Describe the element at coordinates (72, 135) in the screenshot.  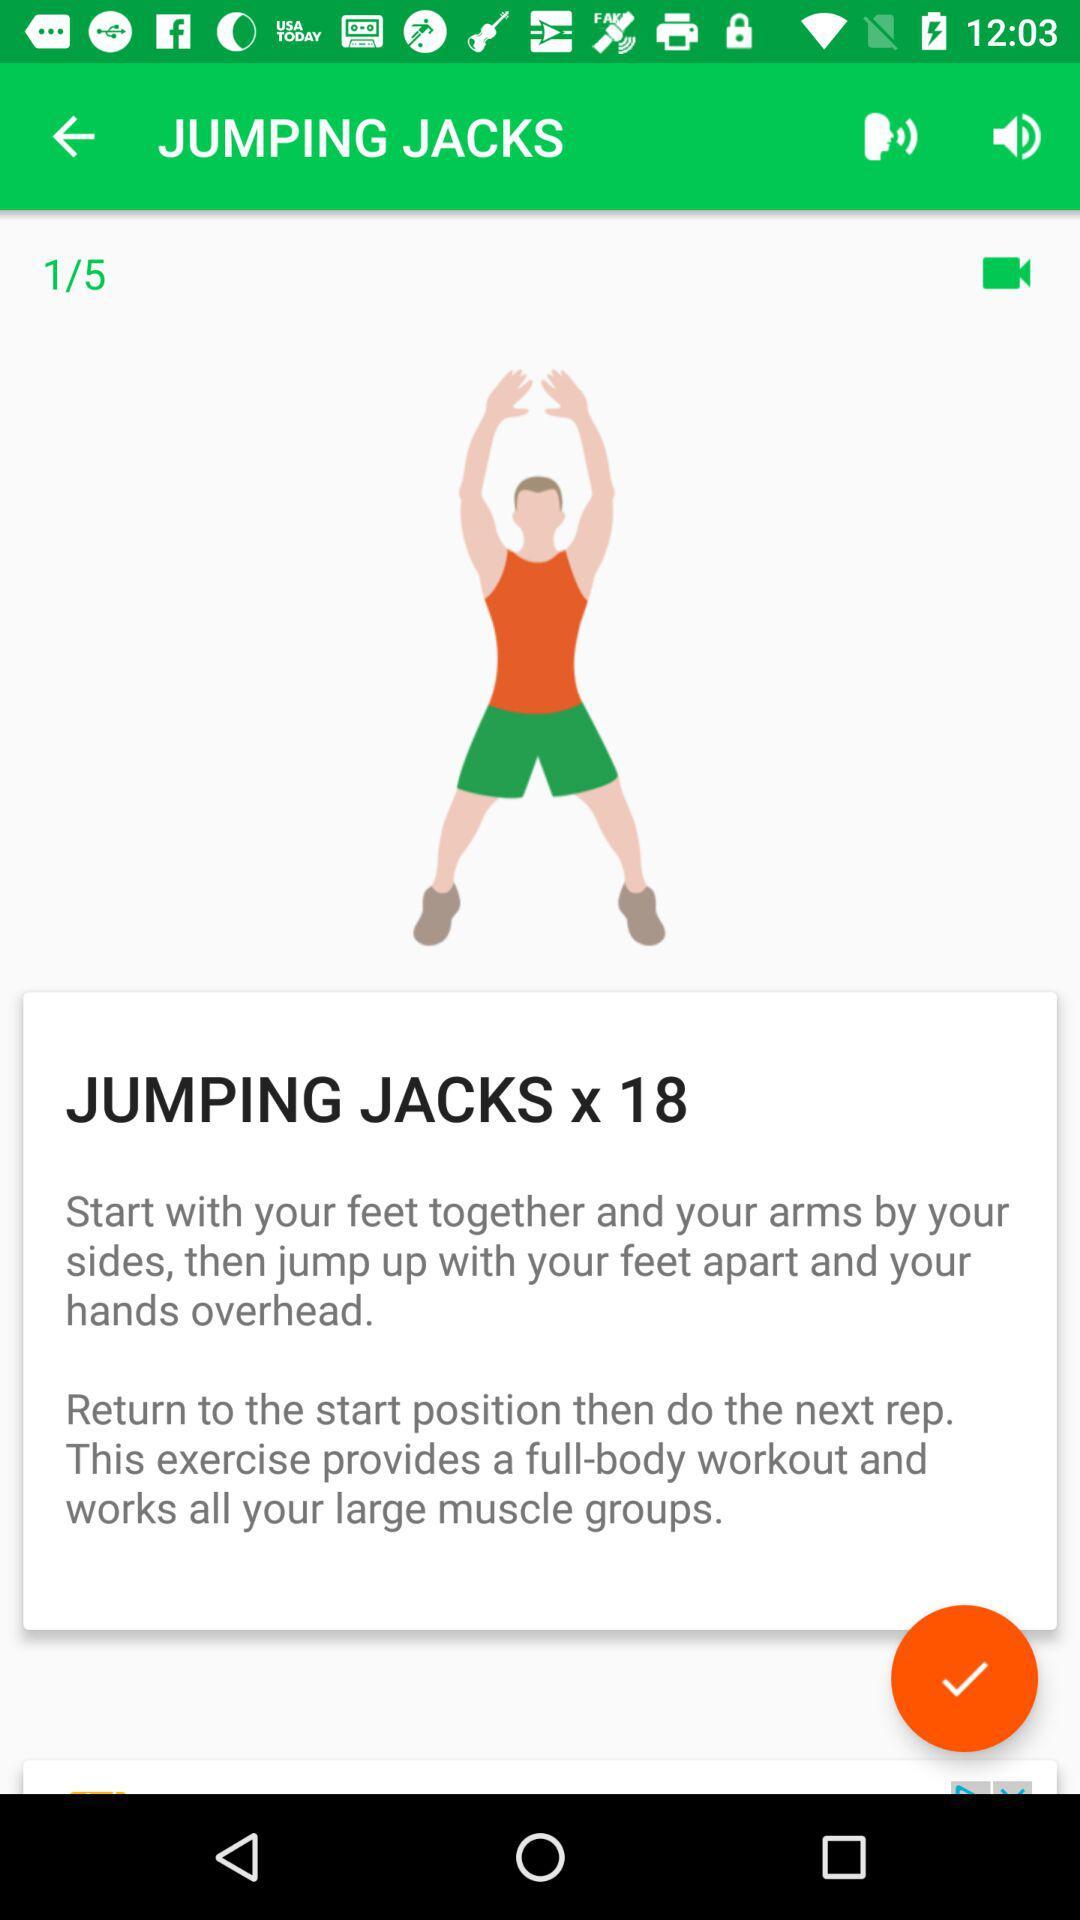
I see `the item to the left of the jumping jacks app` at that location.